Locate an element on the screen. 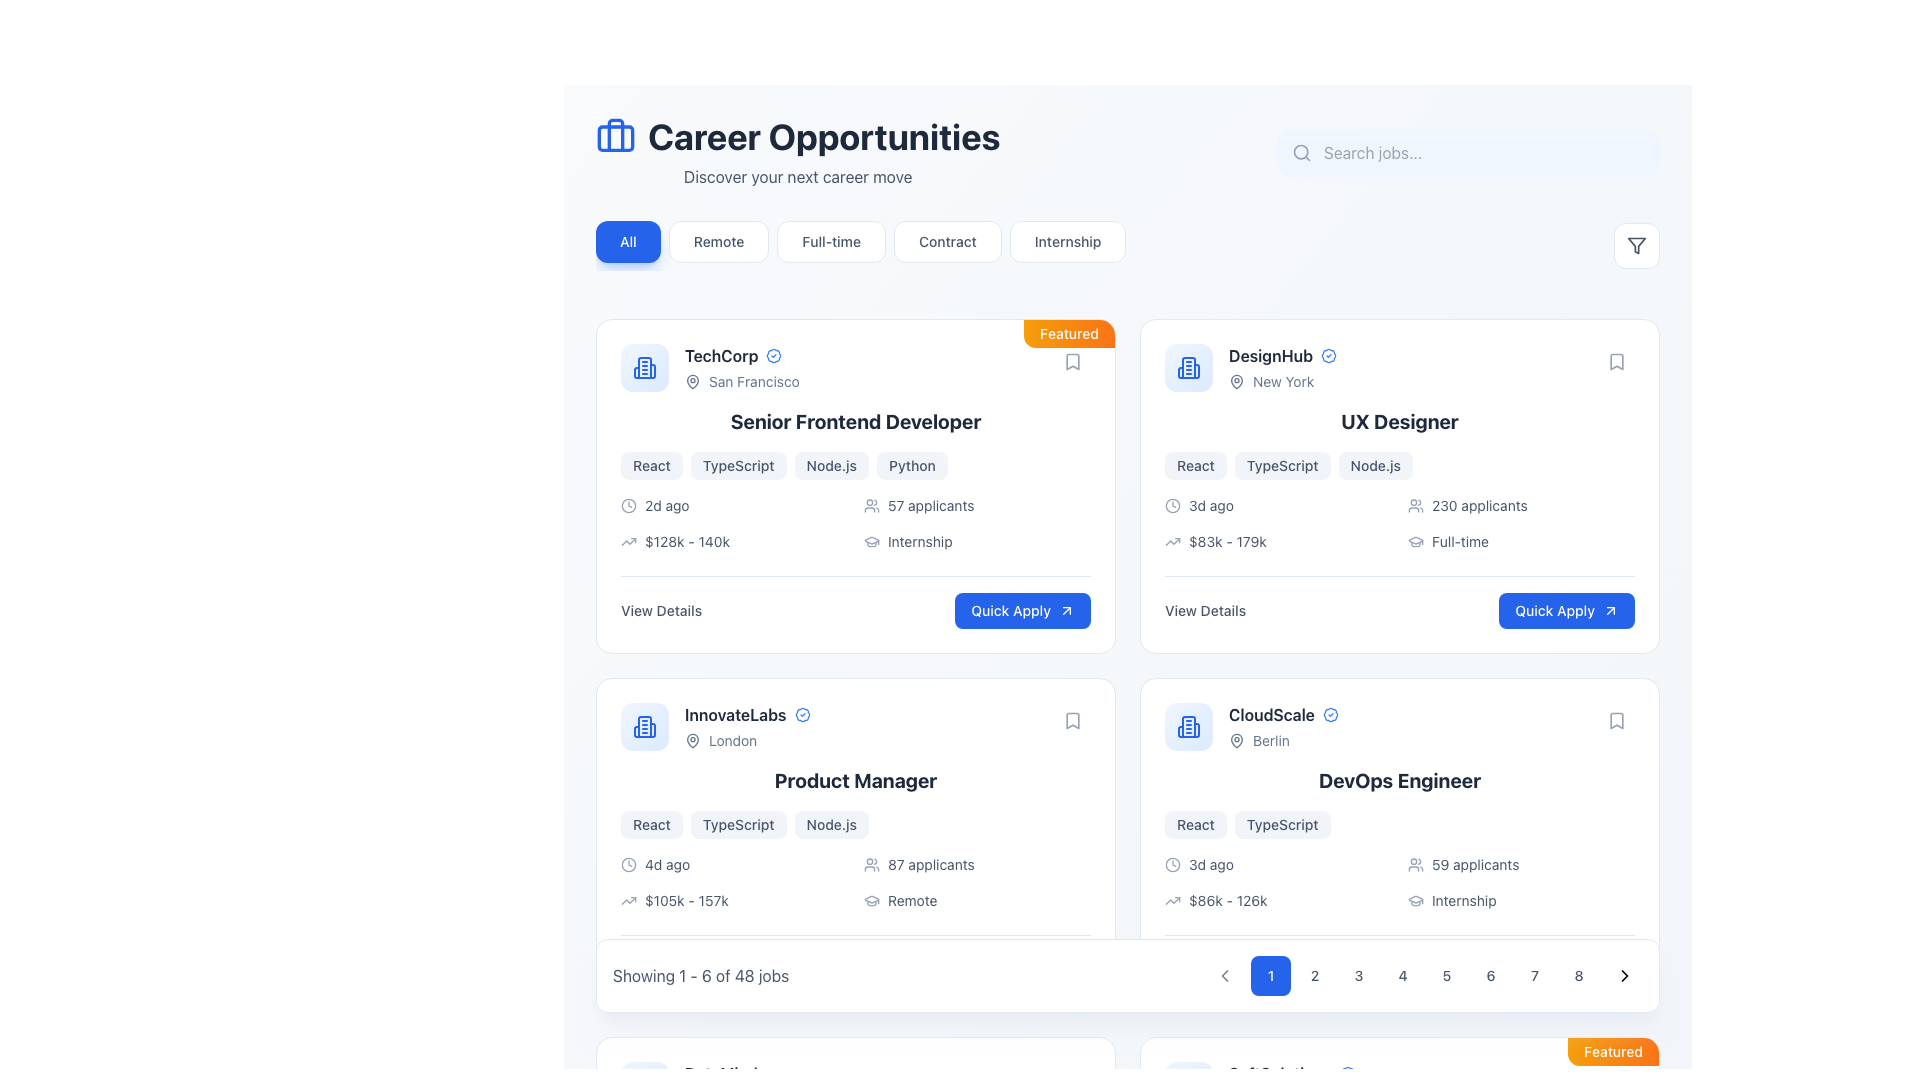  the left-pointing chevron icon button located in the pagination section is located at coordinates (1223, 974).